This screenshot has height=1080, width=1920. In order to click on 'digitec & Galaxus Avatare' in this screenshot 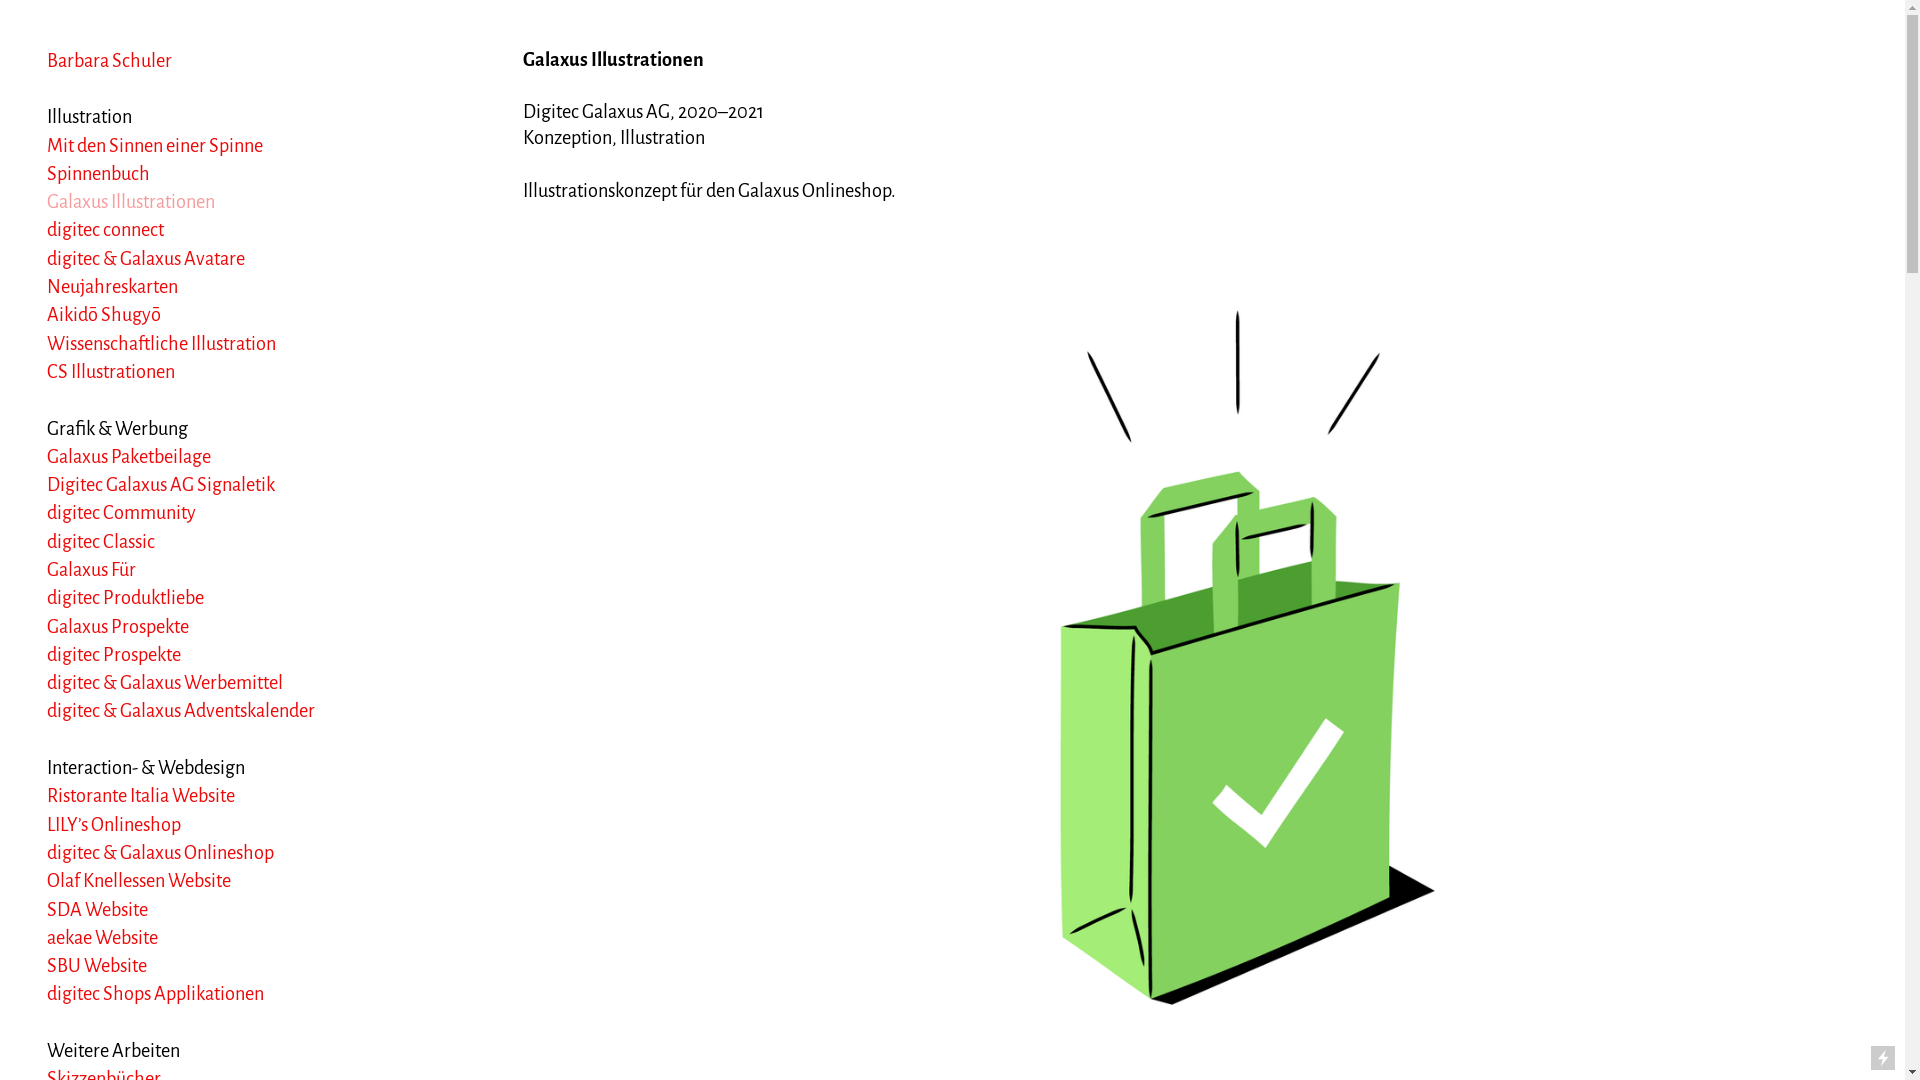, I will do `click(144, 257)`.